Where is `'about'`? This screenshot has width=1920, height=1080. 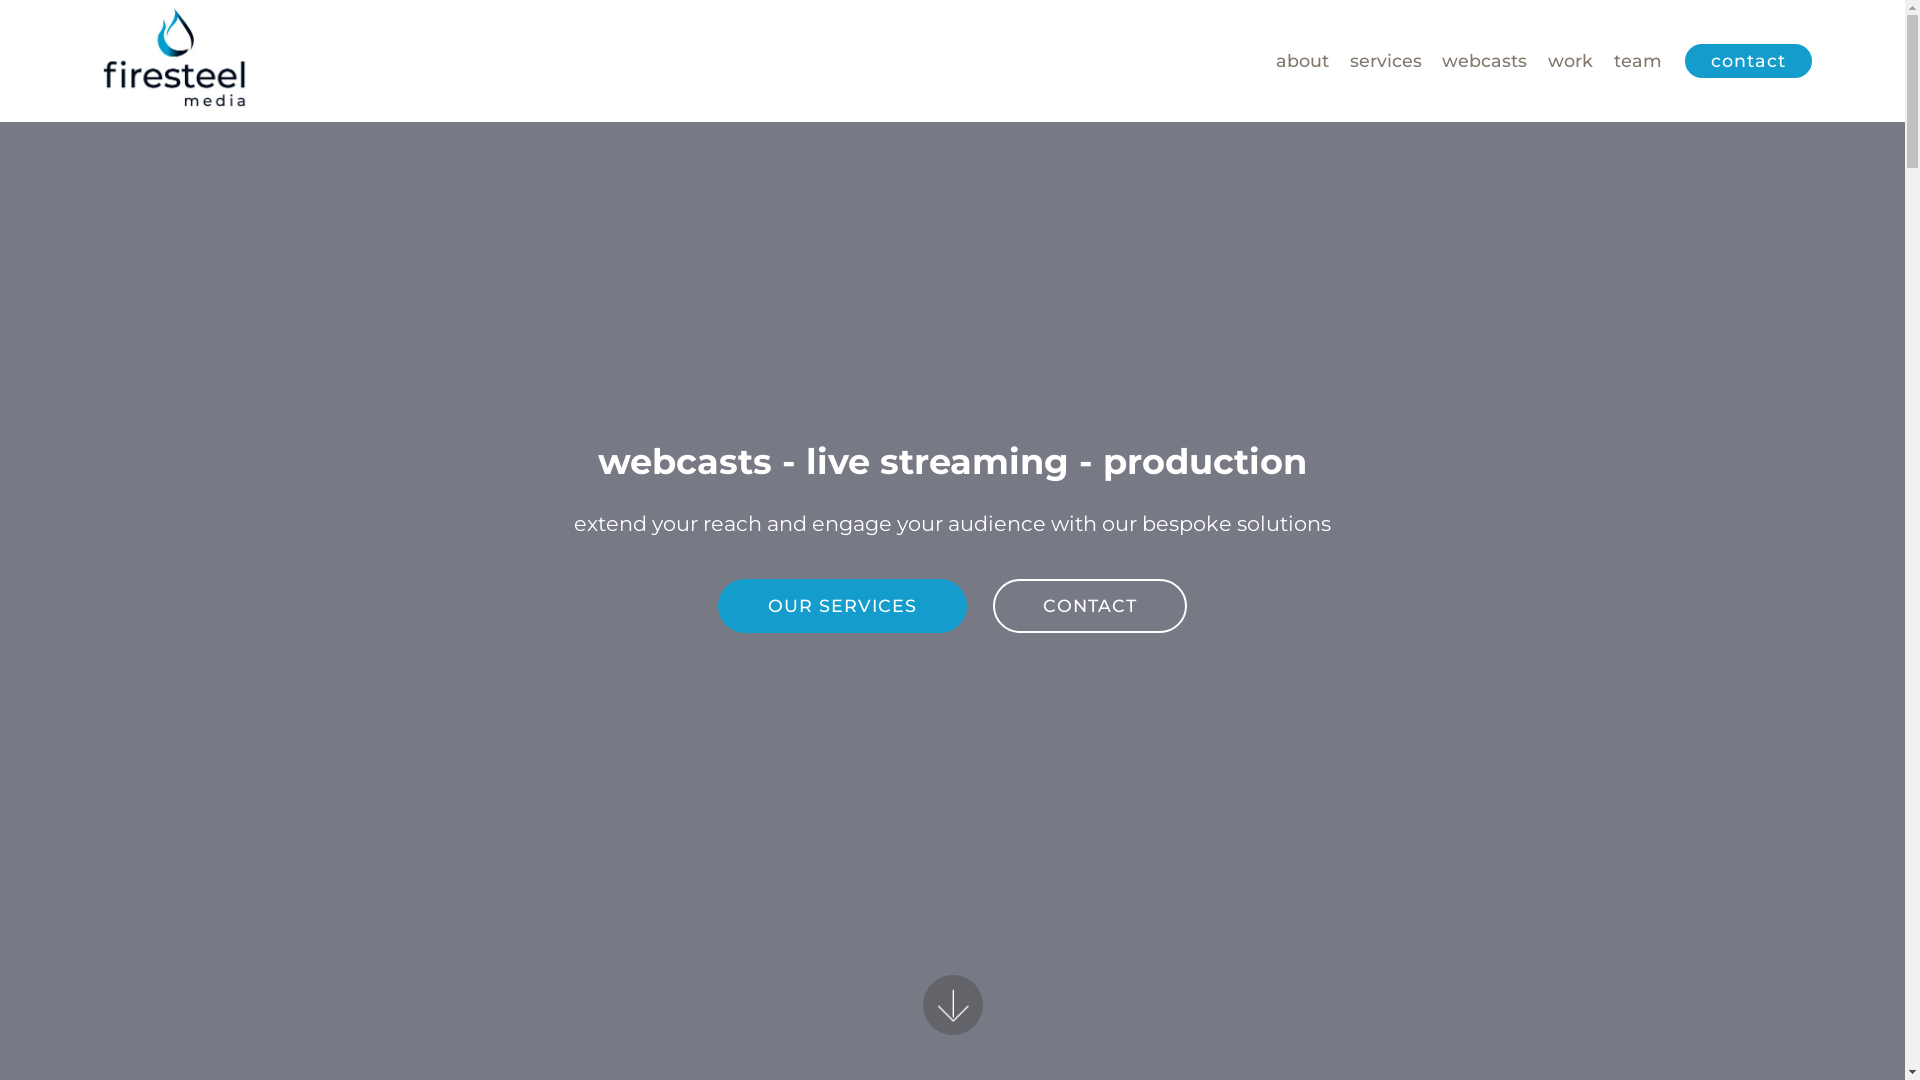
'about' is located at coordinates (1302, 60).